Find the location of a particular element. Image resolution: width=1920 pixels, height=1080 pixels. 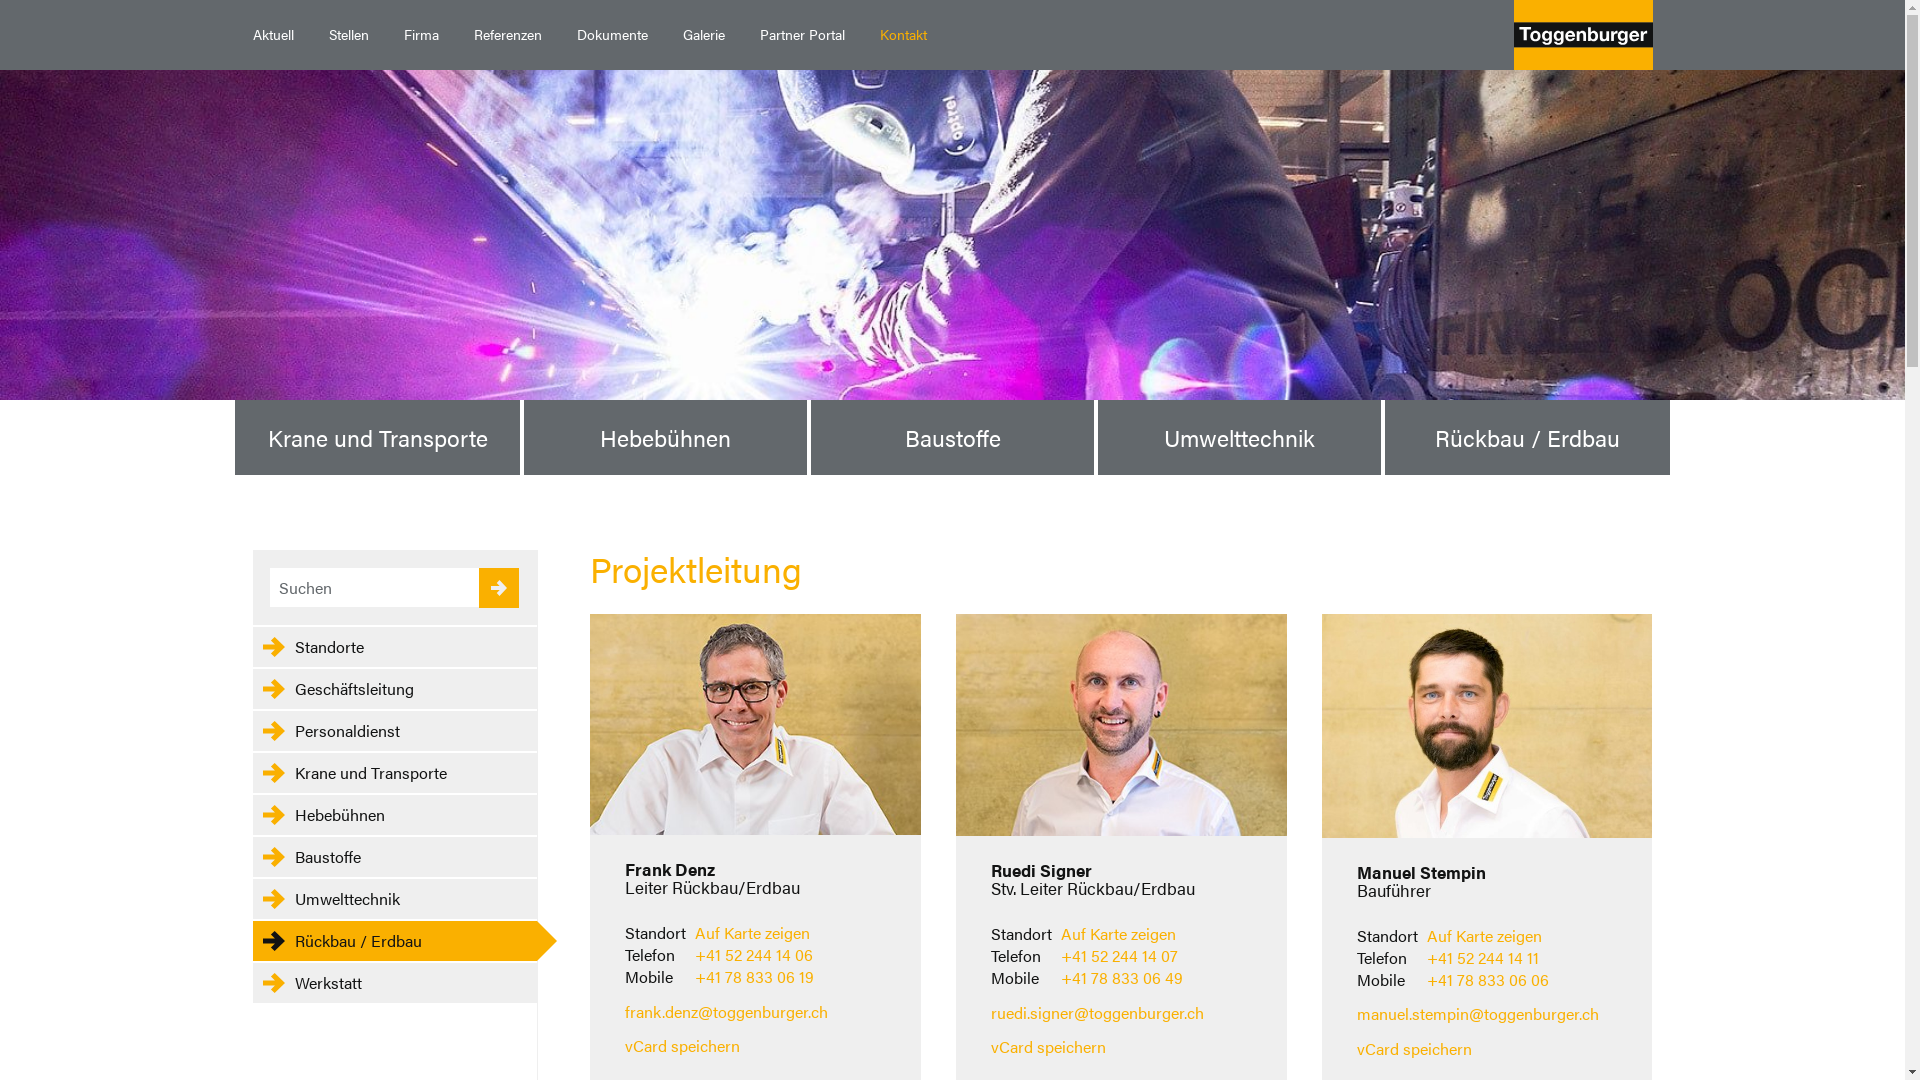

'+41 78 833 06 49' is located at coordinates (1122, 976).